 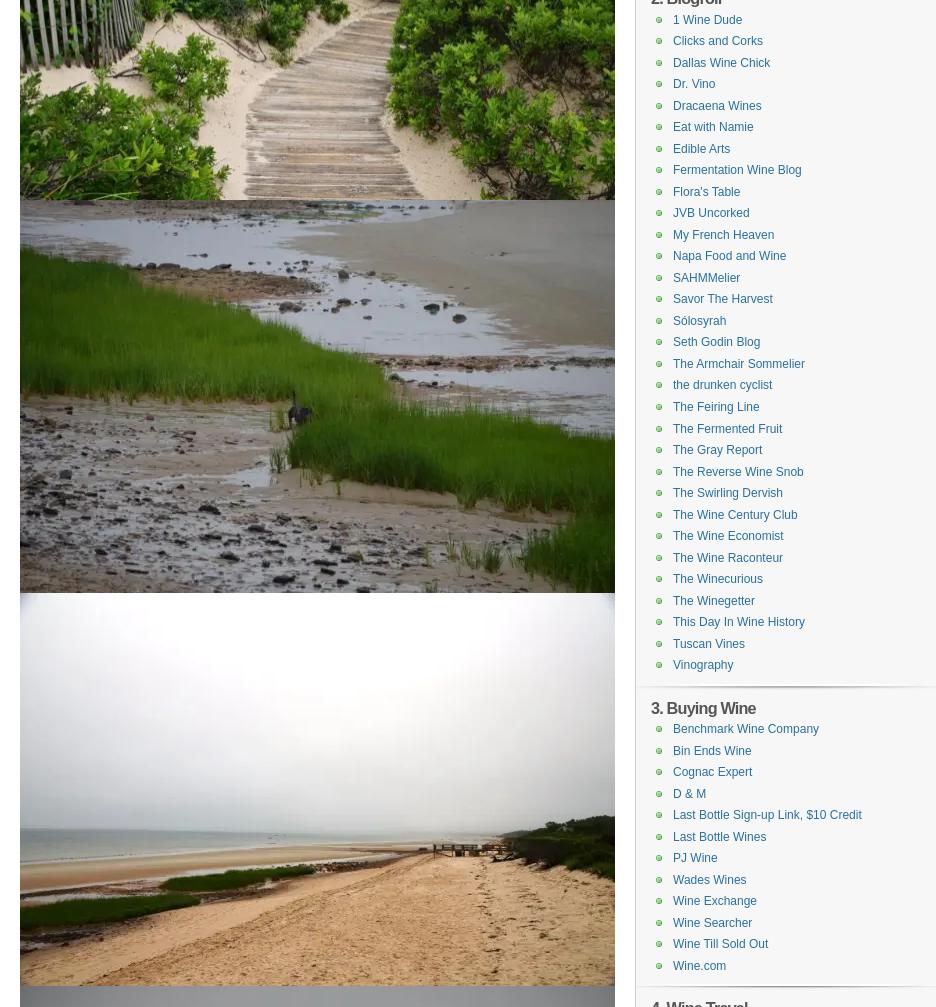 What do you see at coordinates (721, 384) in the screenshot?
I see `'the drunken cyclist'` at bounding box center [721, 384].